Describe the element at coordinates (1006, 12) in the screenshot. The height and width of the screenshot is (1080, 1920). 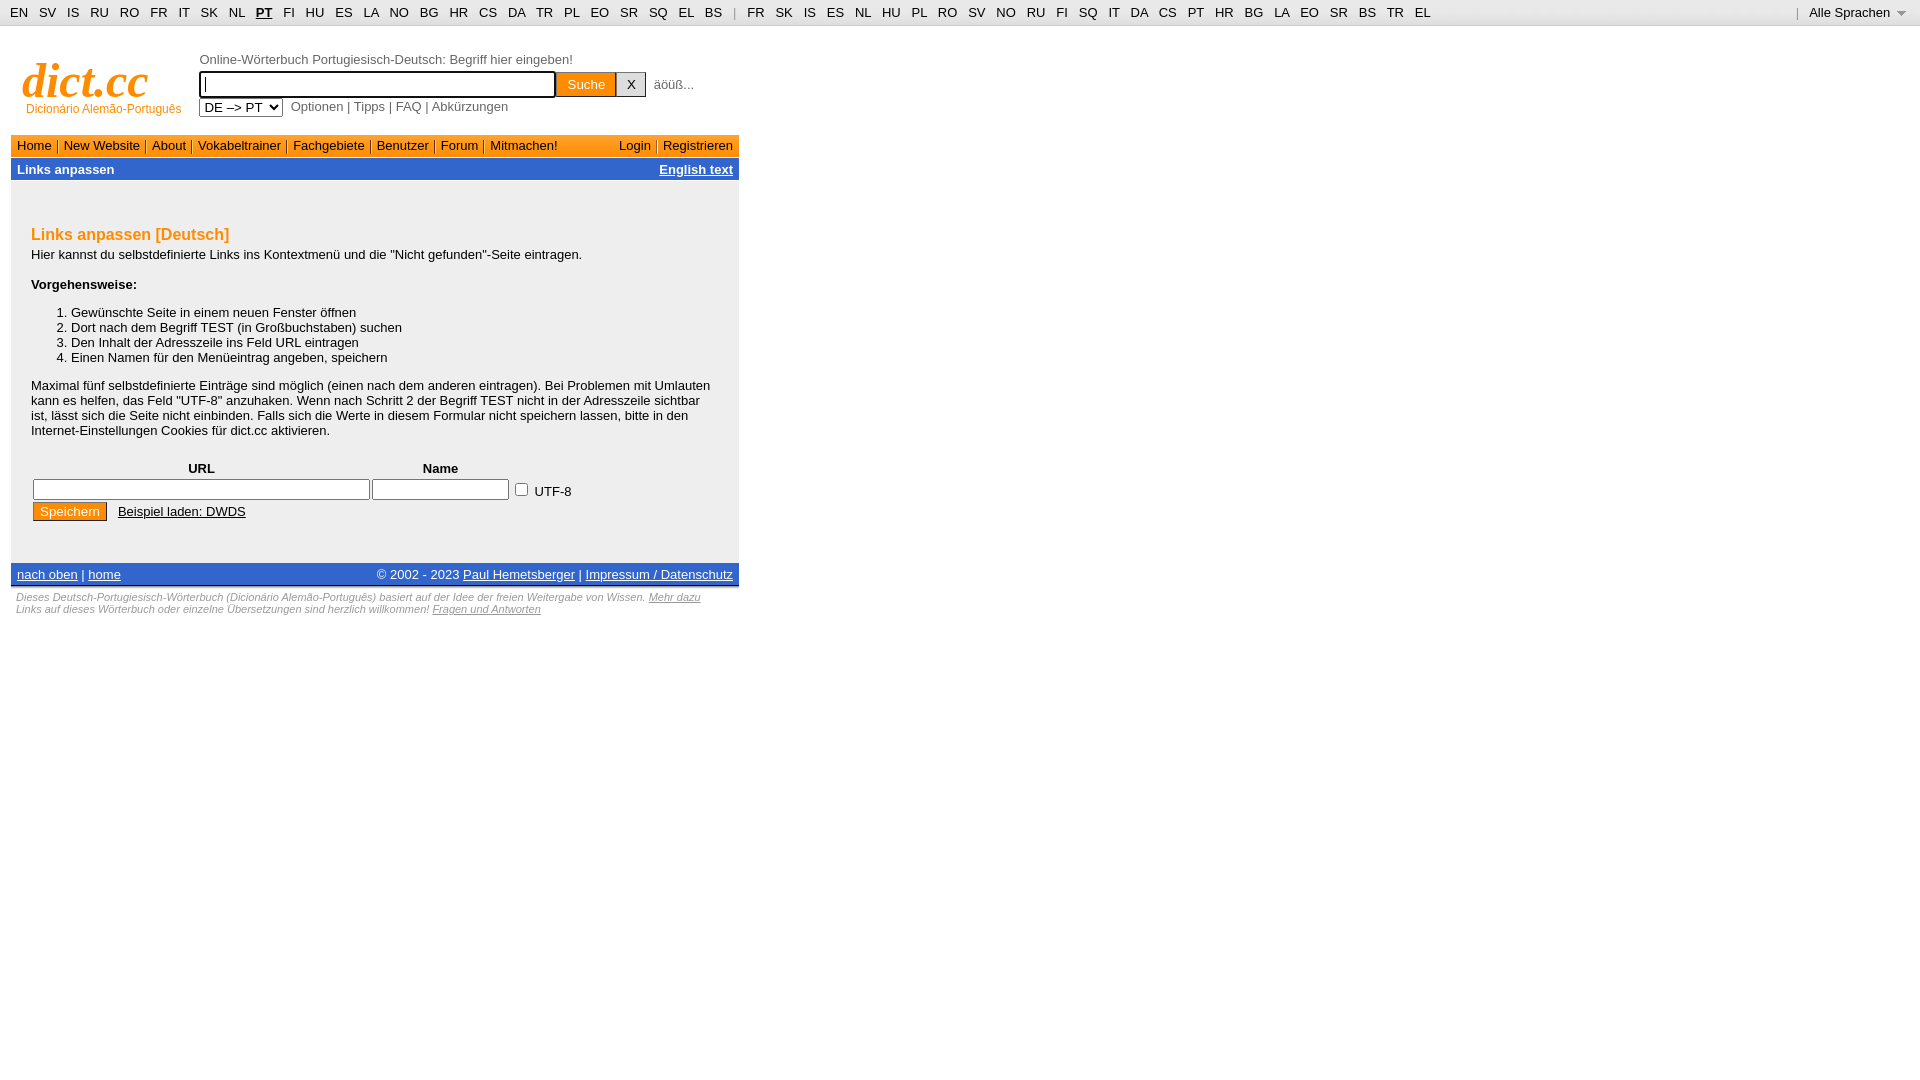
I see `'NO'` at that location.